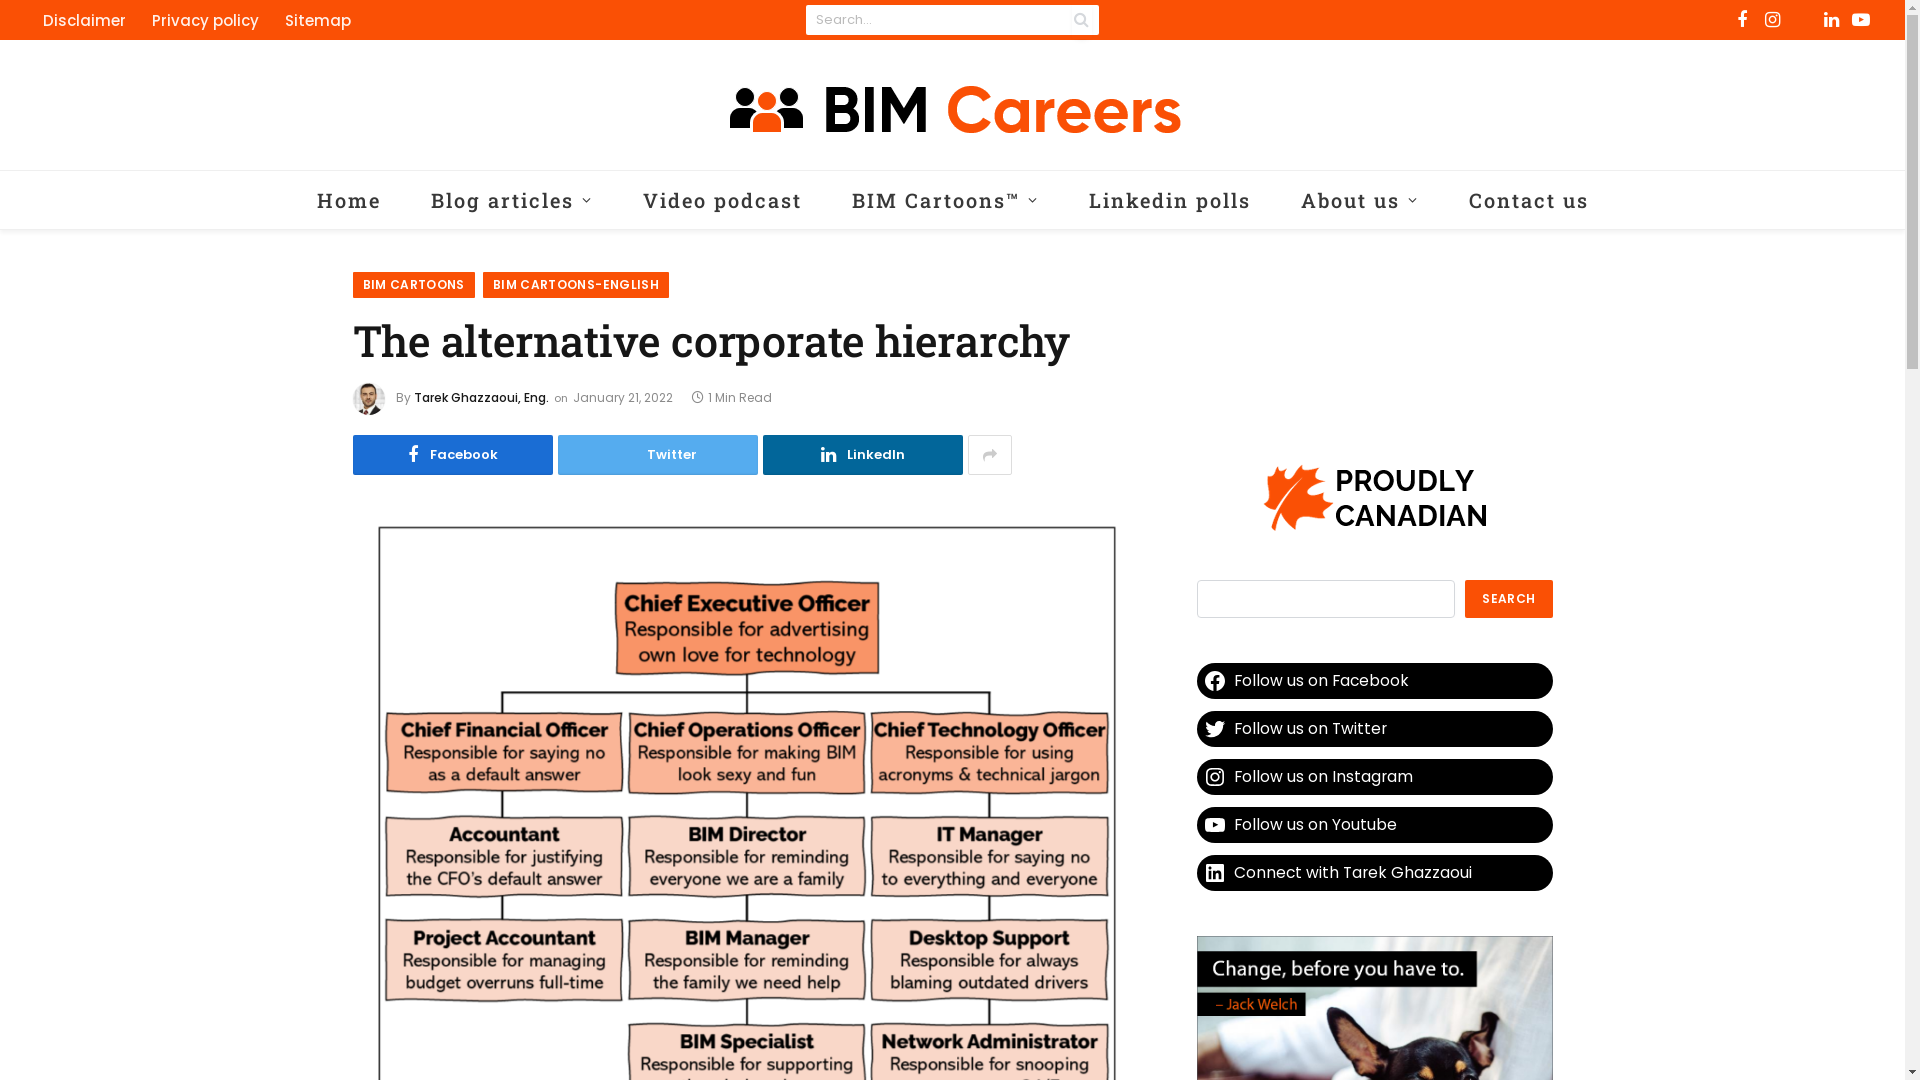 The image size is (1920, 1080). I want to click on 'LinkedIn', so click(862, 455).